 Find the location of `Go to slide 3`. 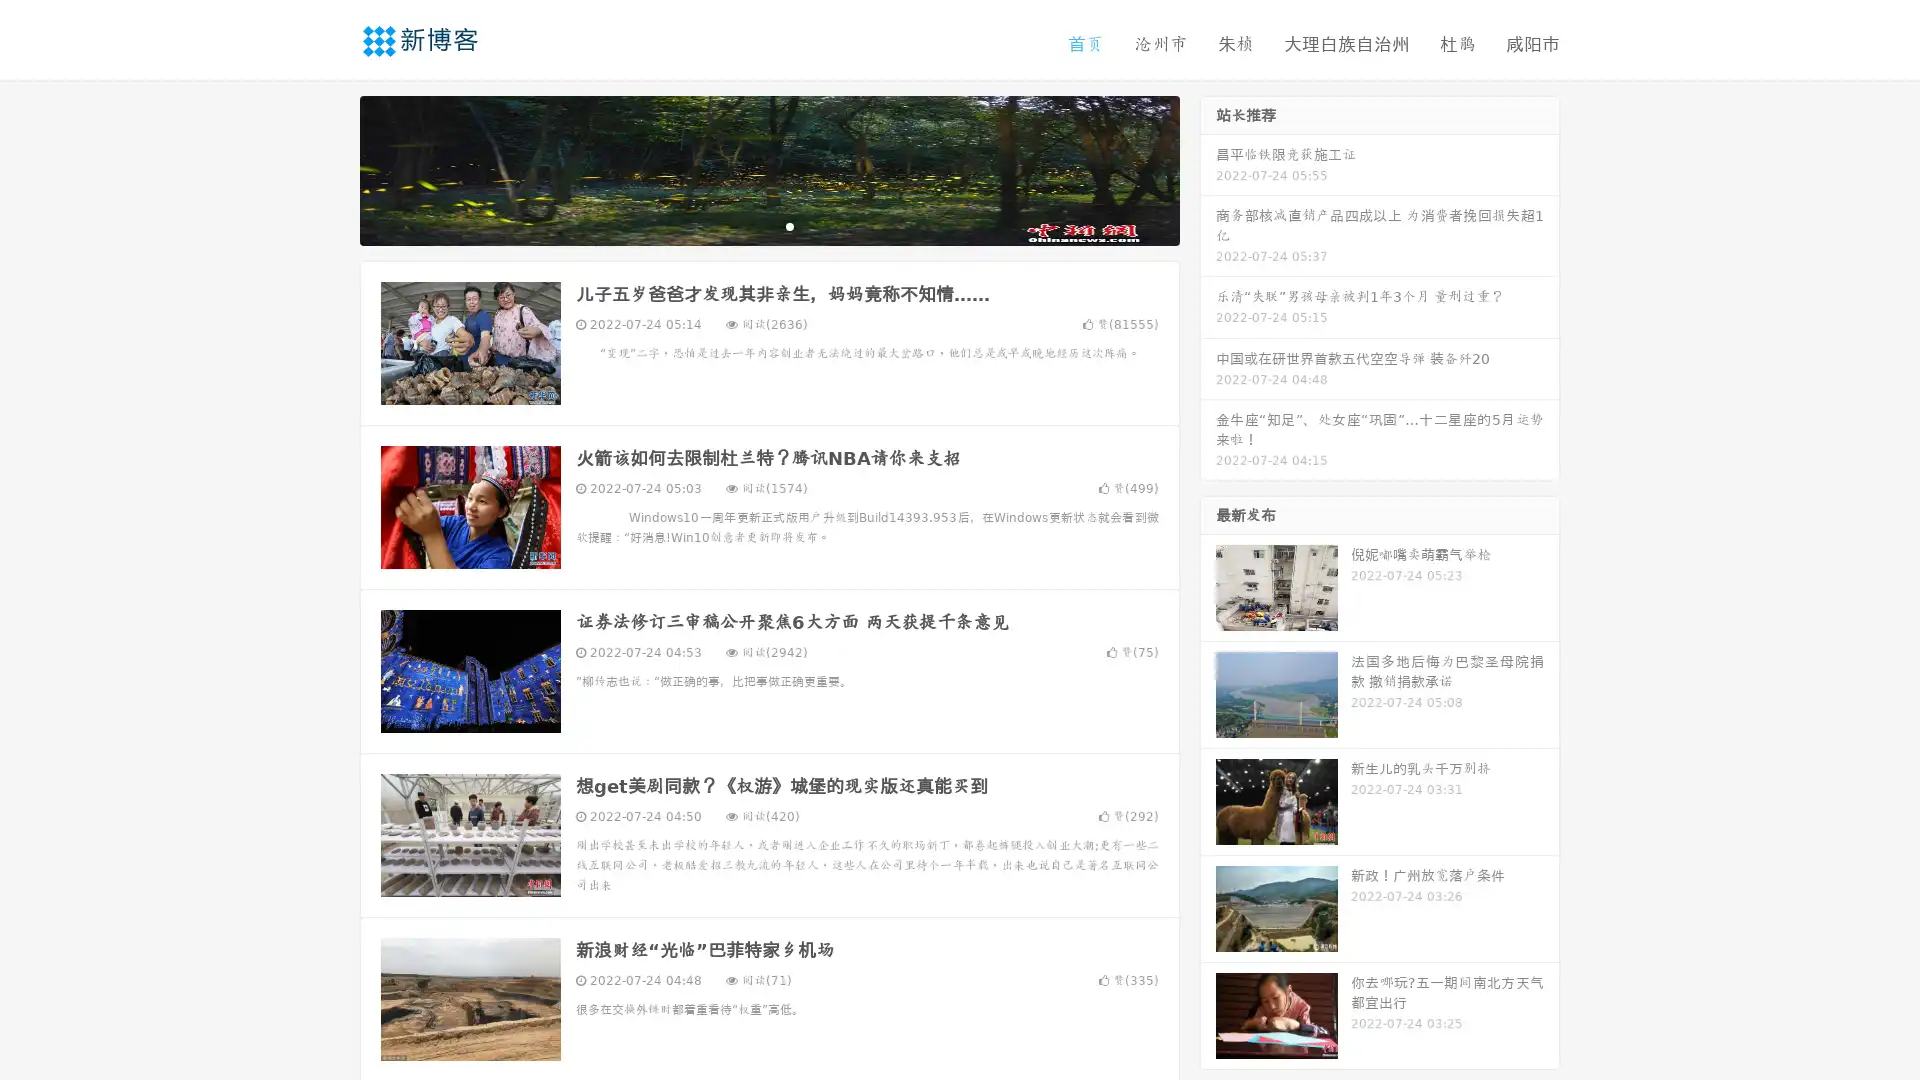

Go to slide 3 is located at coordinates (789, 225).